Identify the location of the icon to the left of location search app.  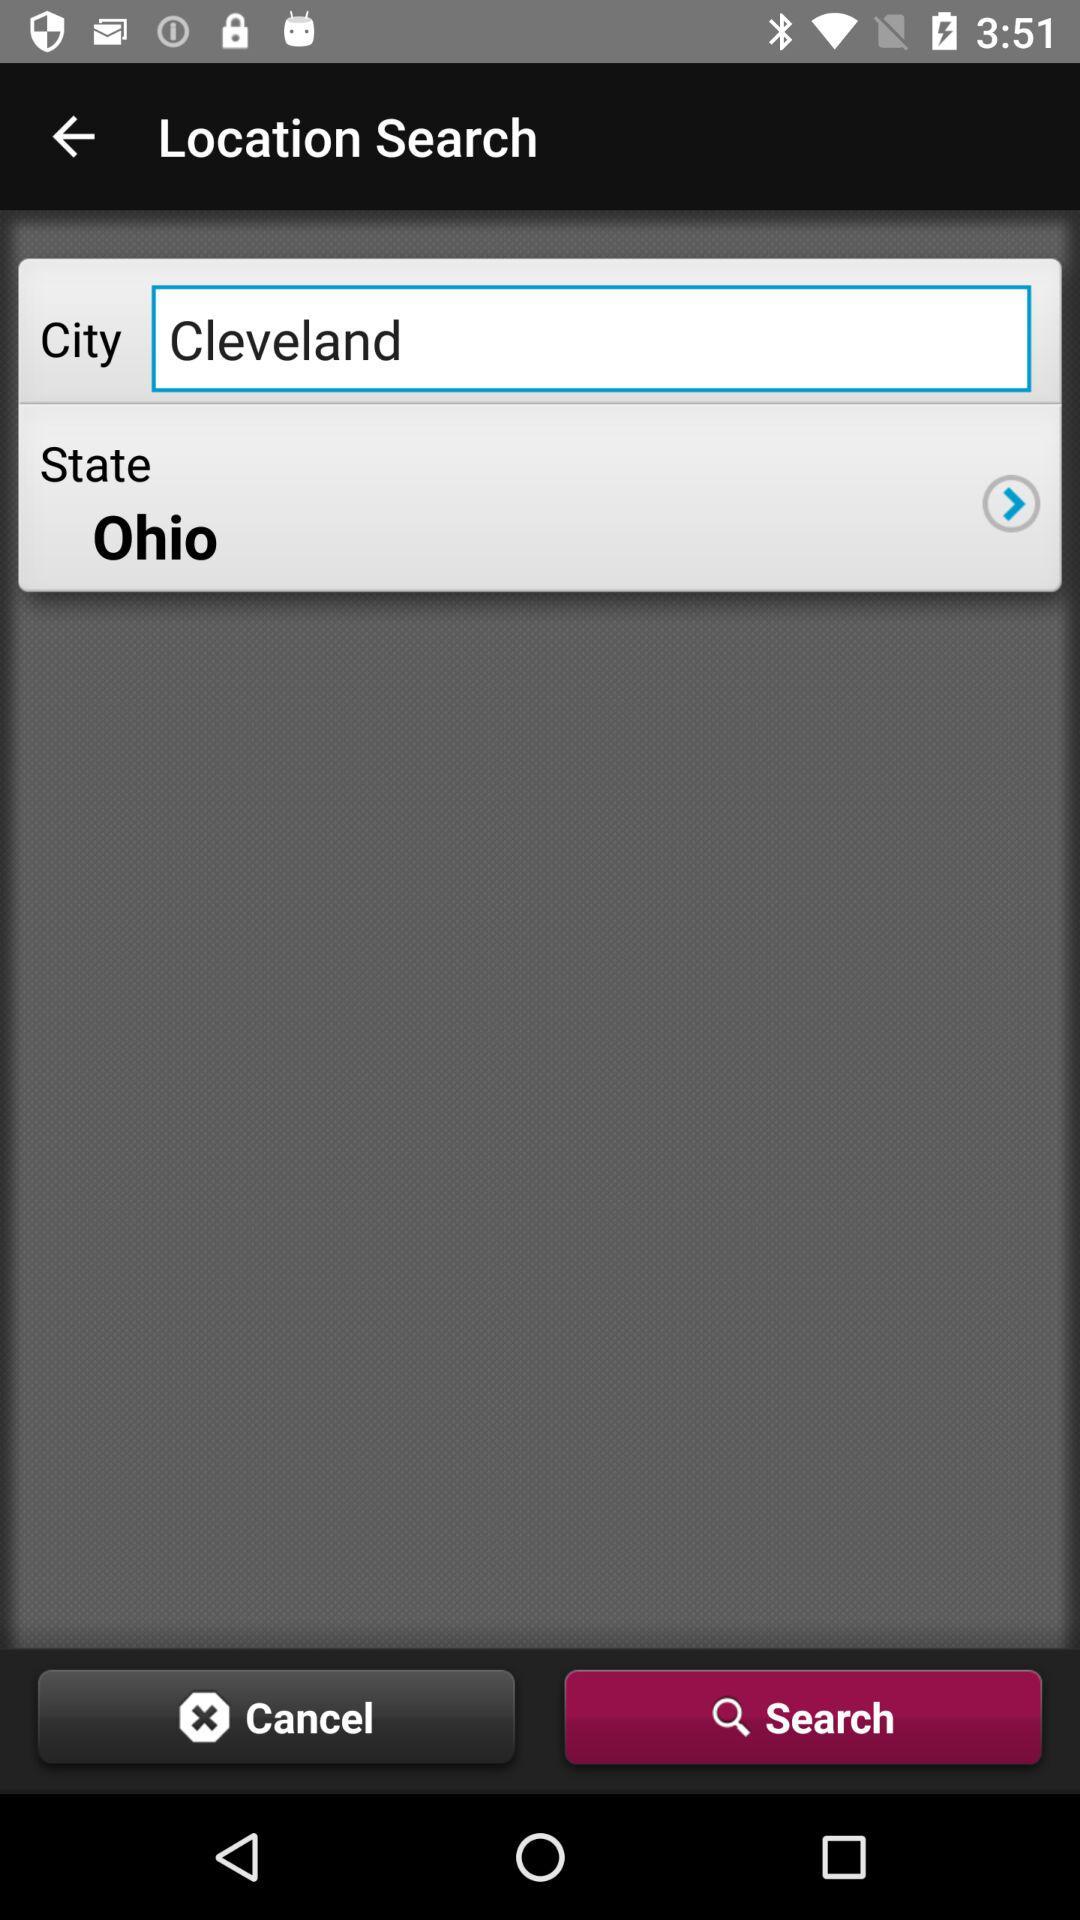
(72, 135).